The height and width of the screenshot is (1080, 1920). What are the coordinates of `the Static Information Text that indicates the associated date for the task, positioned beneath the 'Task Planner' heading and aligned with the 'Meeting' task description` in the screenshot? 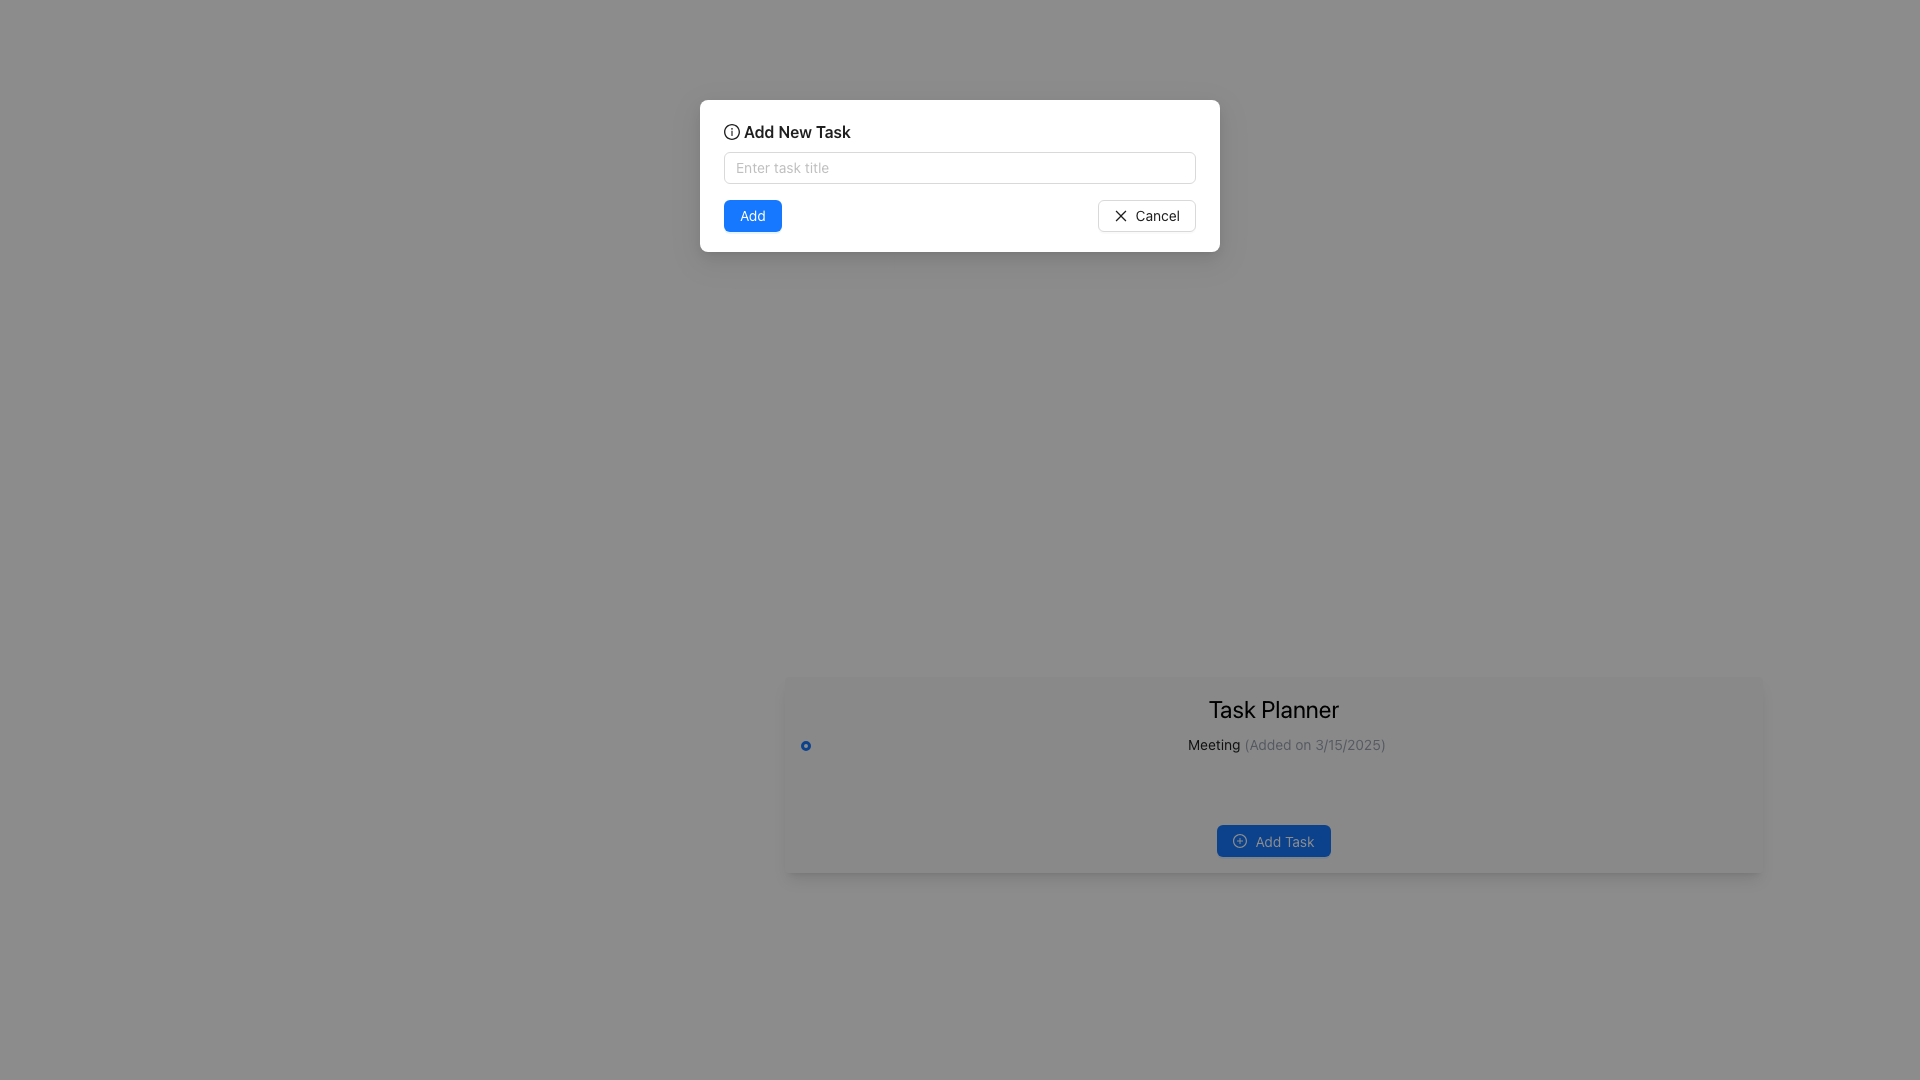 It's located at (1313, 744).